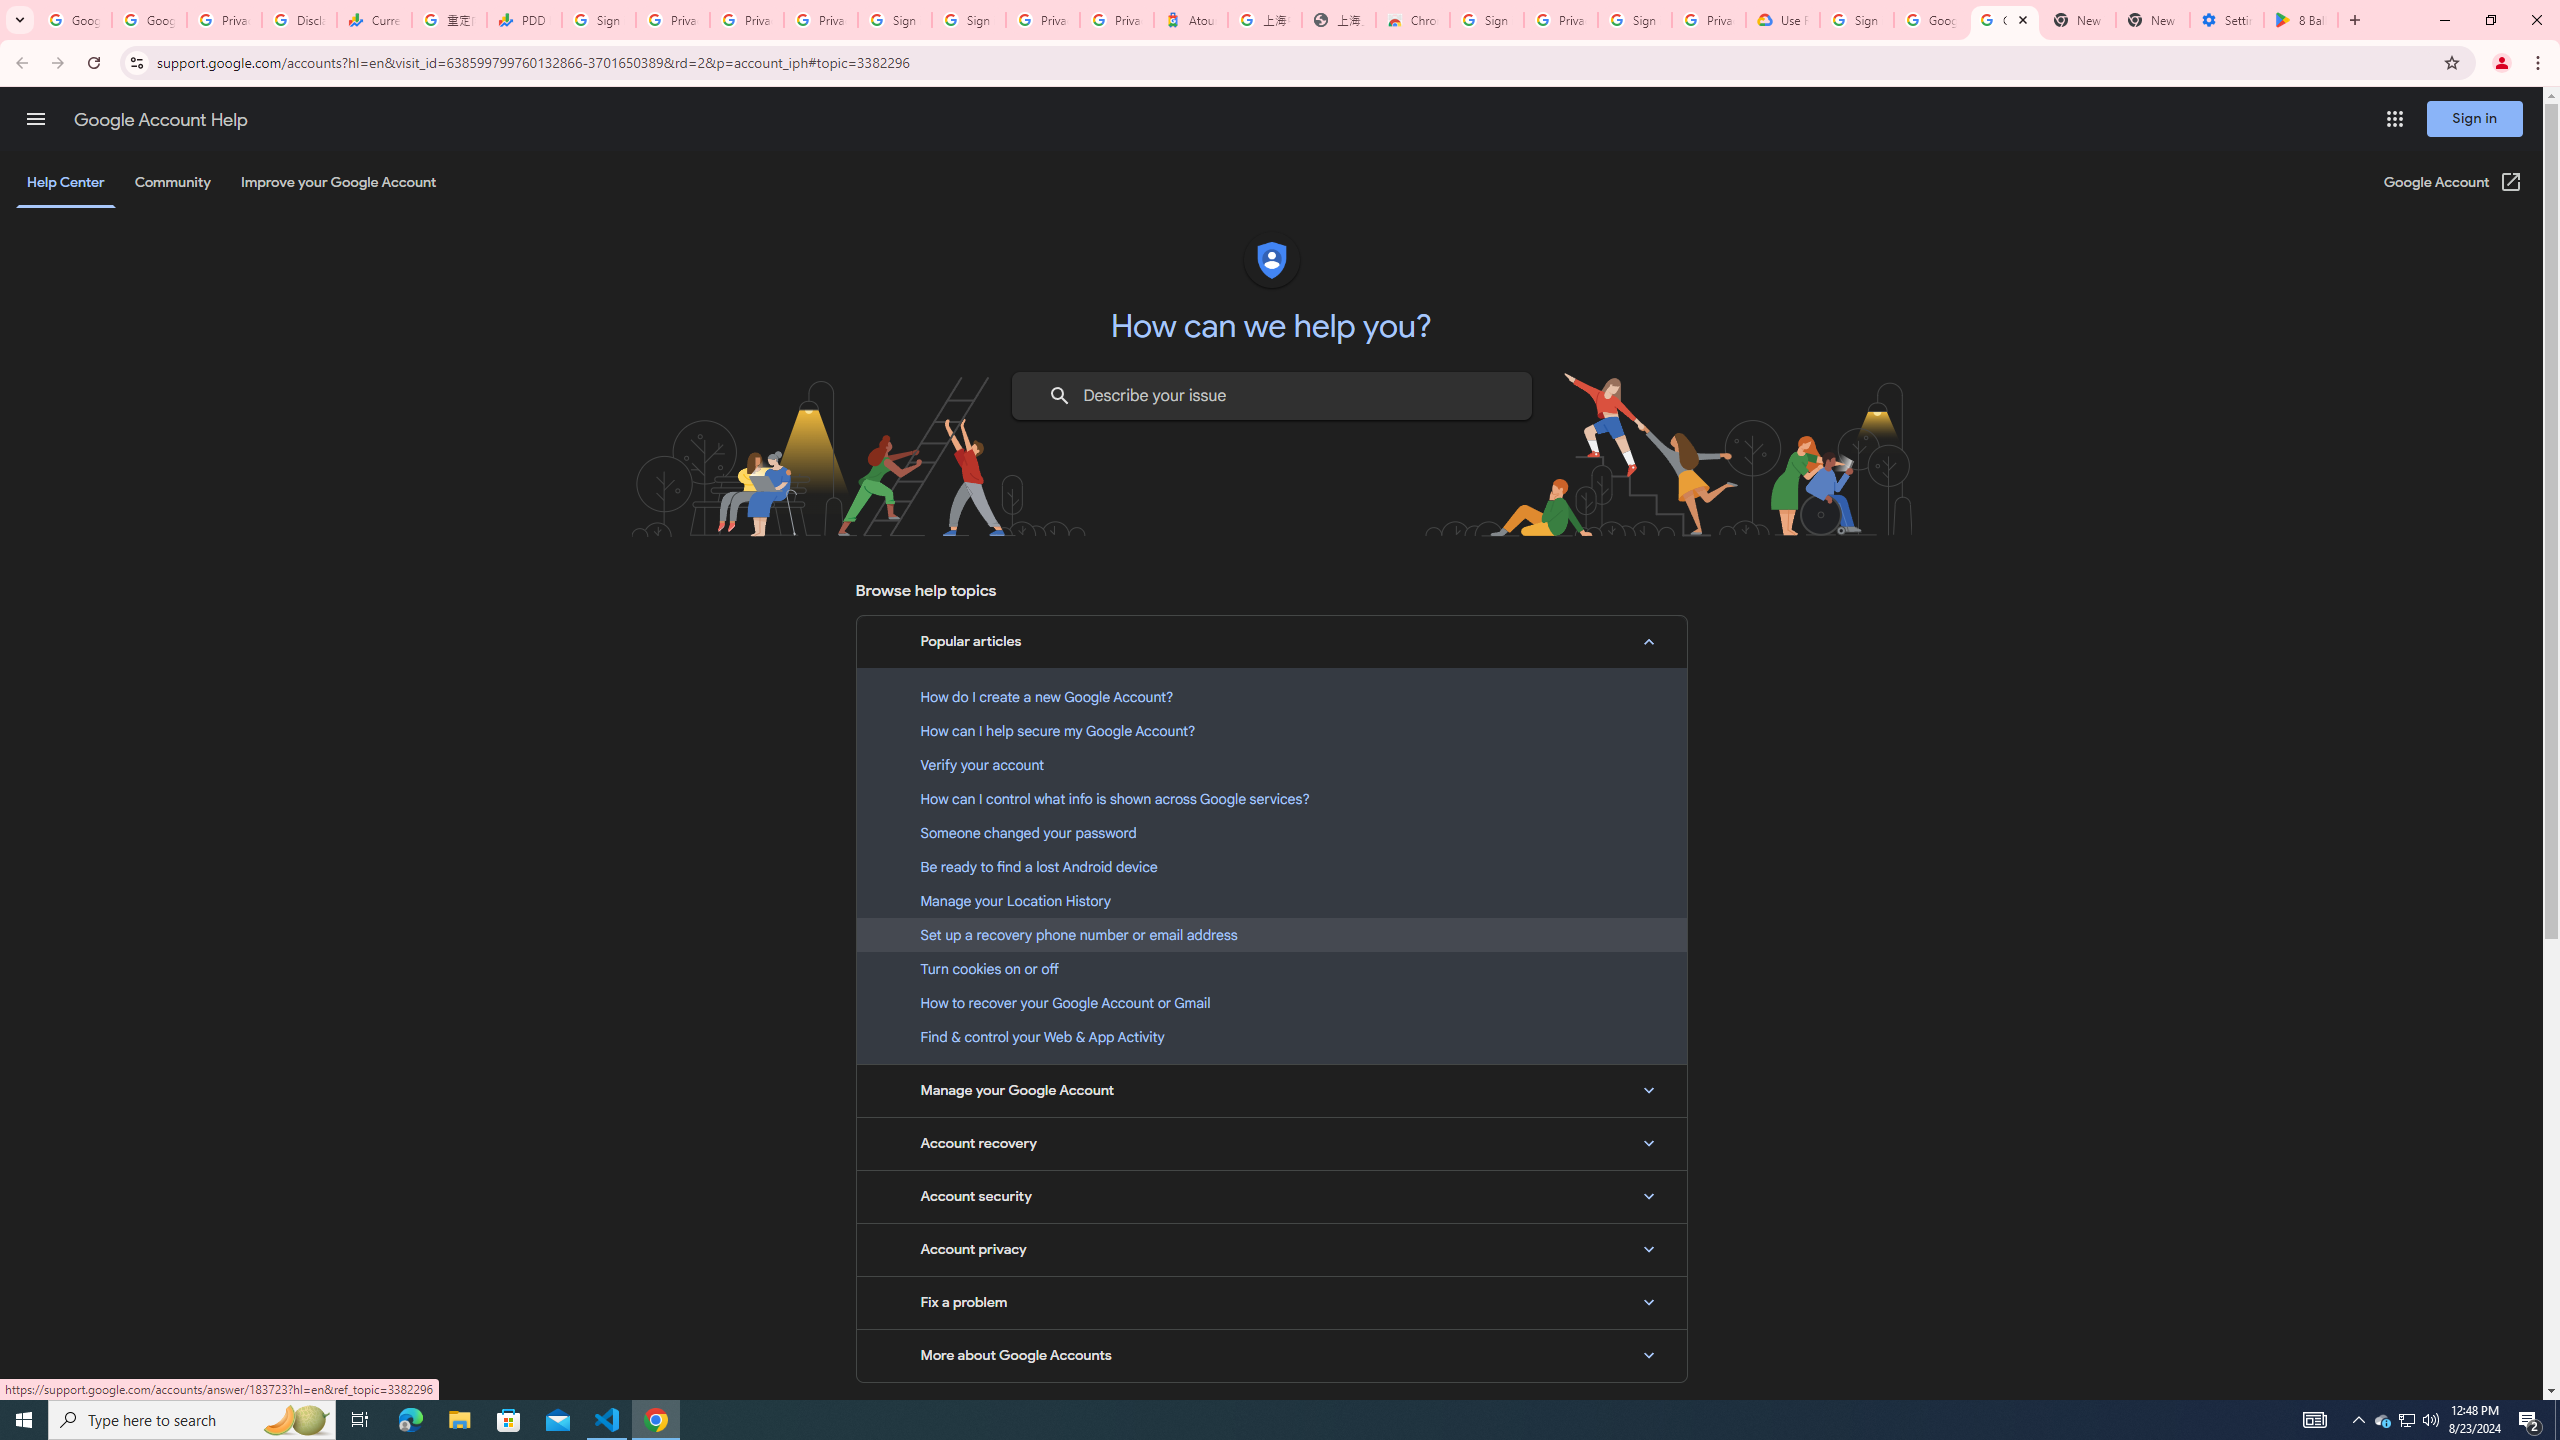  Describe the element at coordinates (1271, 1302) in the screenshot. I see `'Fix a problem'` at that location.